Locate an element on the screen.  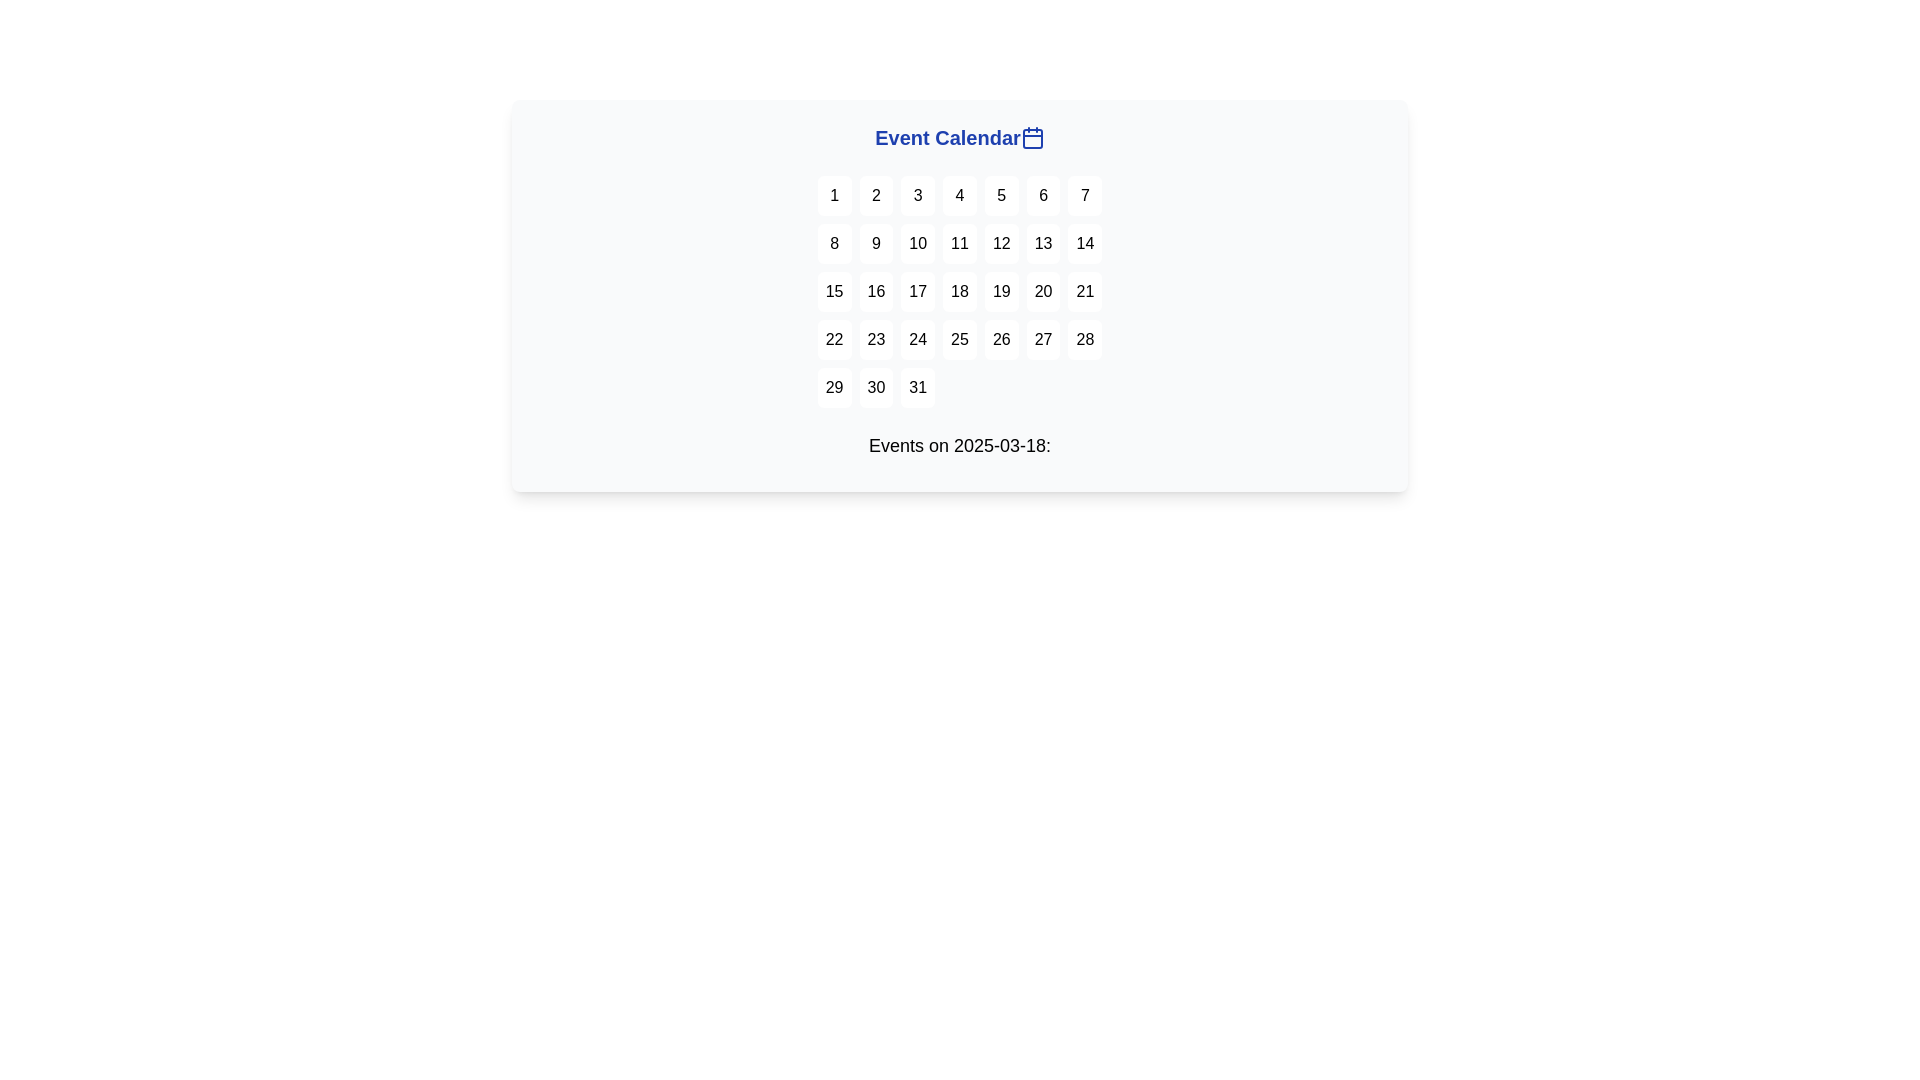
the square button with rounded corners displaying the number '1' is located at coordinates (834, 196).